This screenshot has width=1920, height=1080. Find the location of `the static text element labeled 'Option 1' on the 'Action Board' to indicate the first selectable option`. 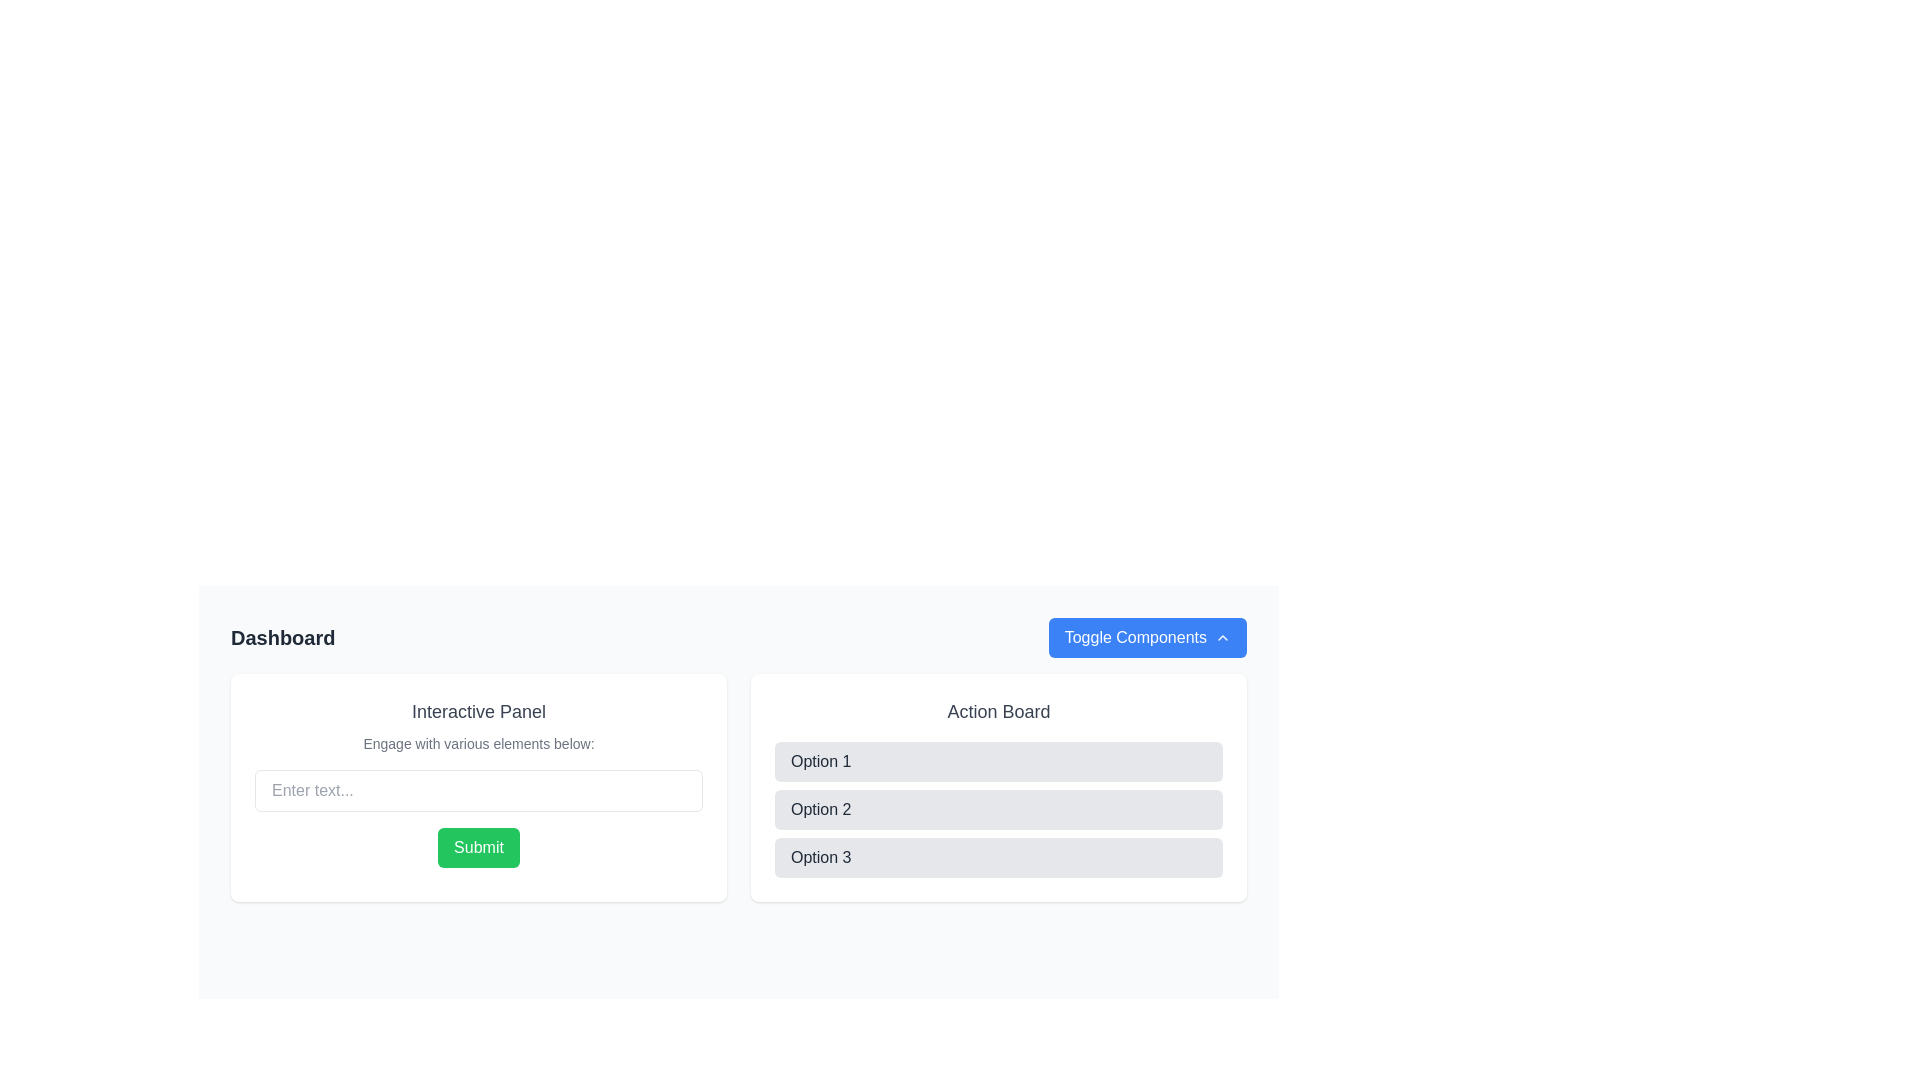

the static text element labeled 'Option 1' on the 'Action Board' to indicate the first selectable option is located at coordinates (821, 762).